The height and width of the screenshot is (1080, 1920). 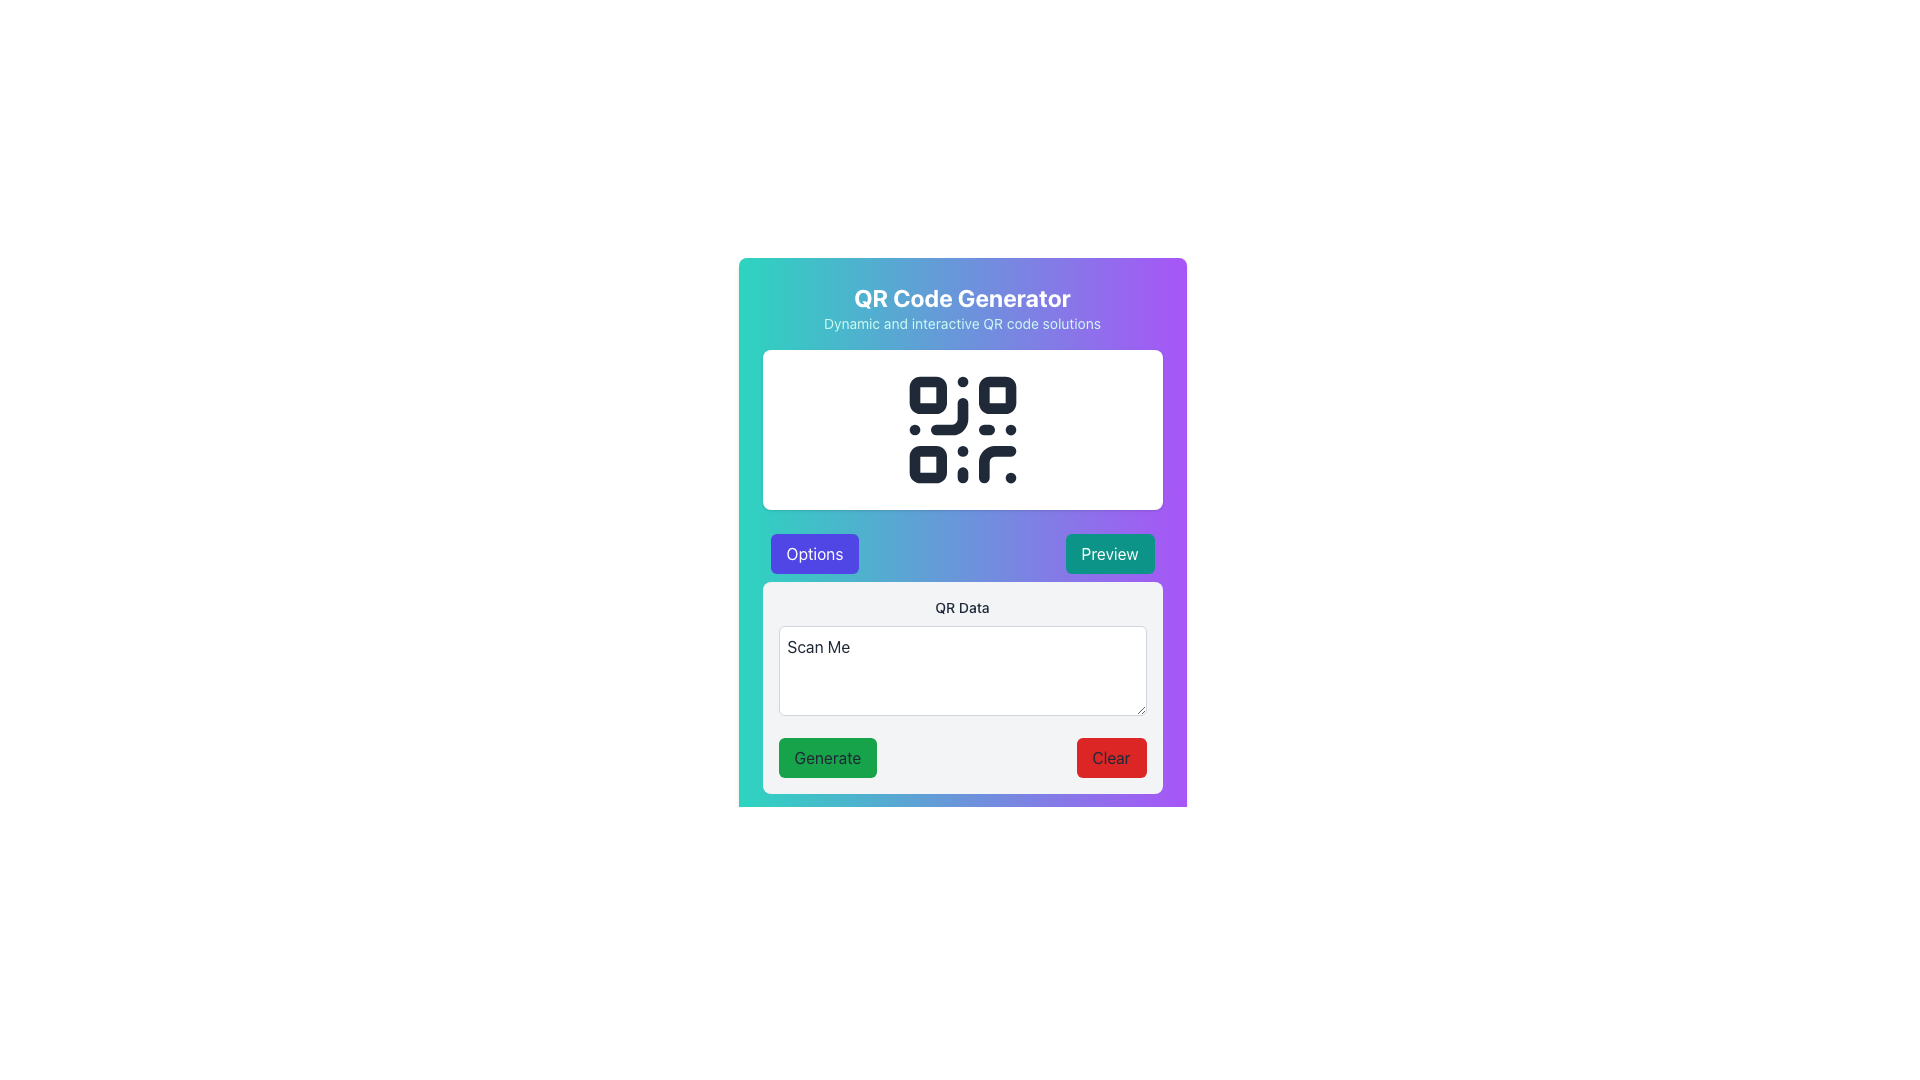 What do you see at coordinates (1108, 554) in the screenshot?
I see `the rectangular 'Preview' button with a green background and white text located in the top-right corner of the interface to initiate a preview` at bounding box center [1108, 554].